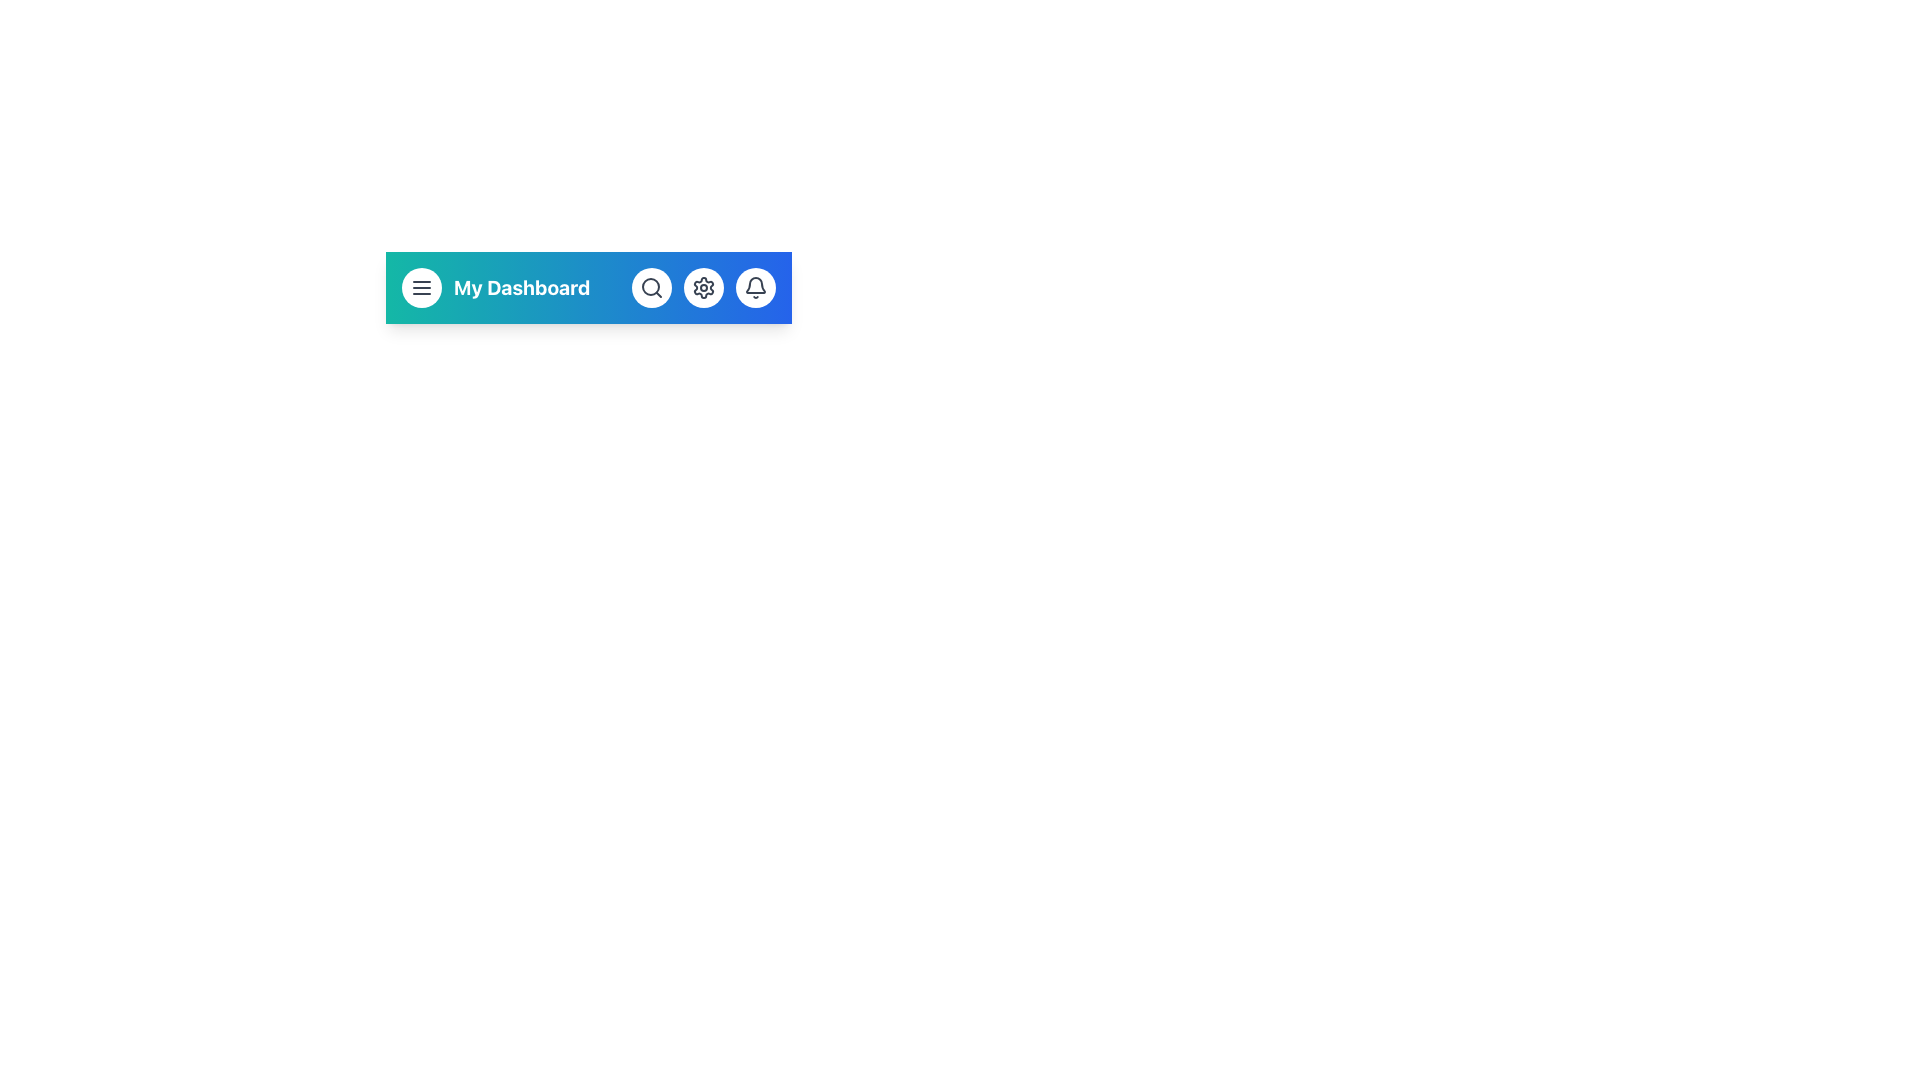 Image resolution: width=1920 pixels, height=1080 pixels. Describe the element at coordinates (754, 288) in the screenshot. I see `the circular button with a bell icon, located at the far right of the toolbar` at that location.